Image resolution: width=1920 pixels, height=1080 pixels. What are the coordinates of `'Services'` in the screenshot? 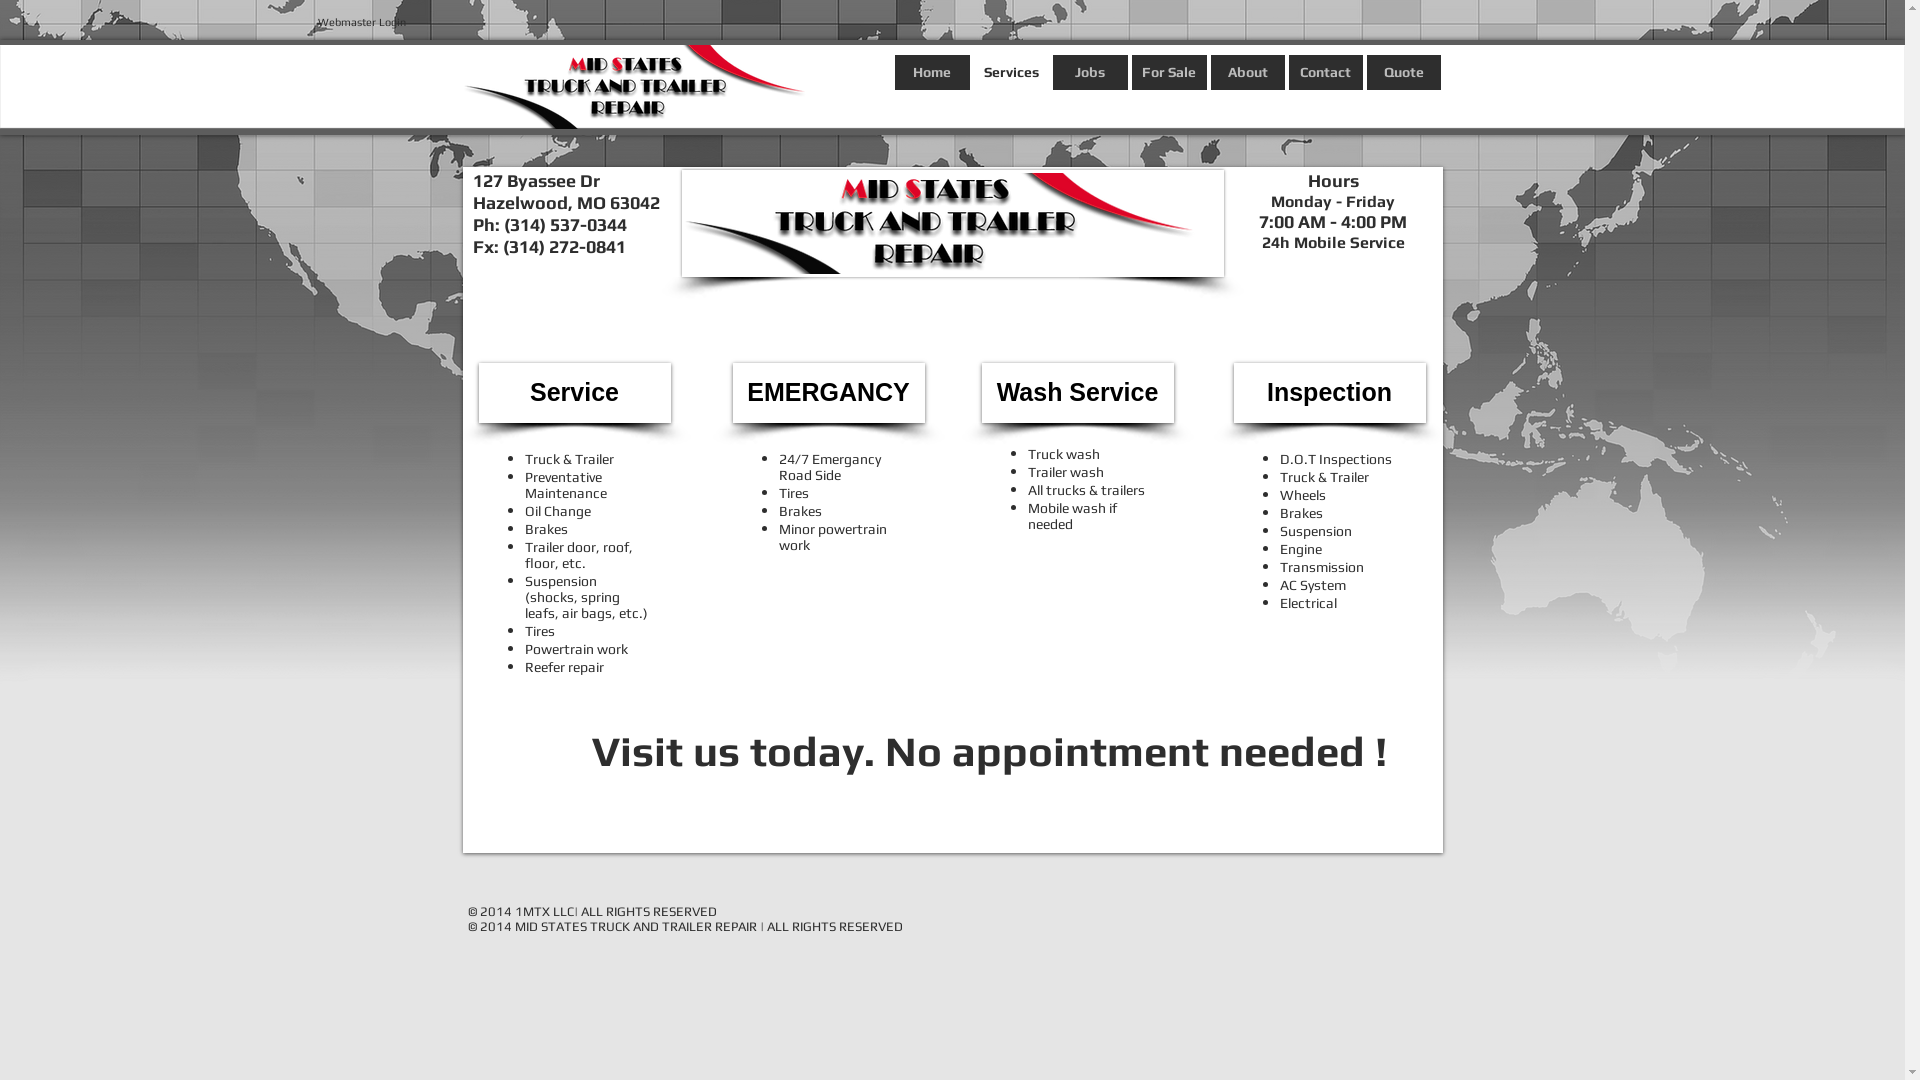 It's located at (974, 71).